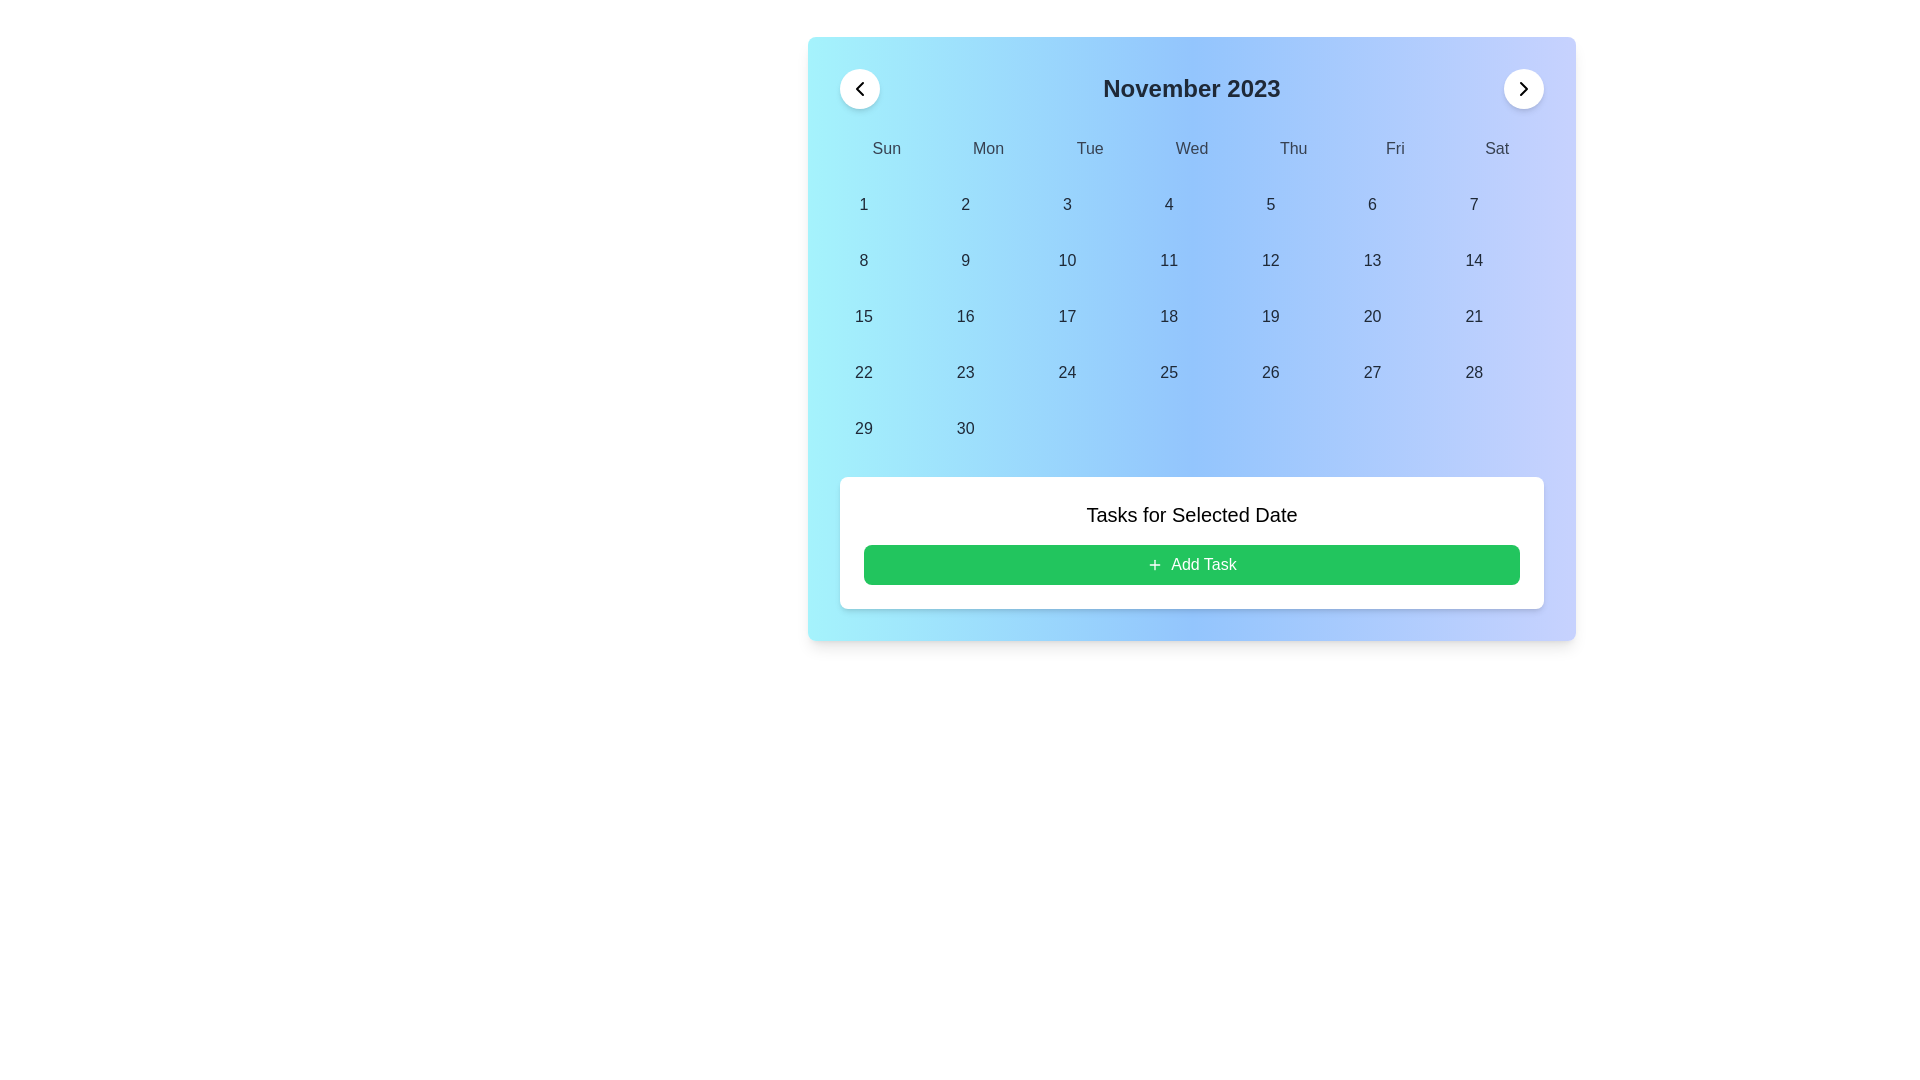 The image size is (1920, 1080). What do you see at coordinates (1191, 564) in the screenshot?
I see `the button labeled 'Add Task' within the 'Tasks for Selected Date' section` at bounding box center [1191, 564].